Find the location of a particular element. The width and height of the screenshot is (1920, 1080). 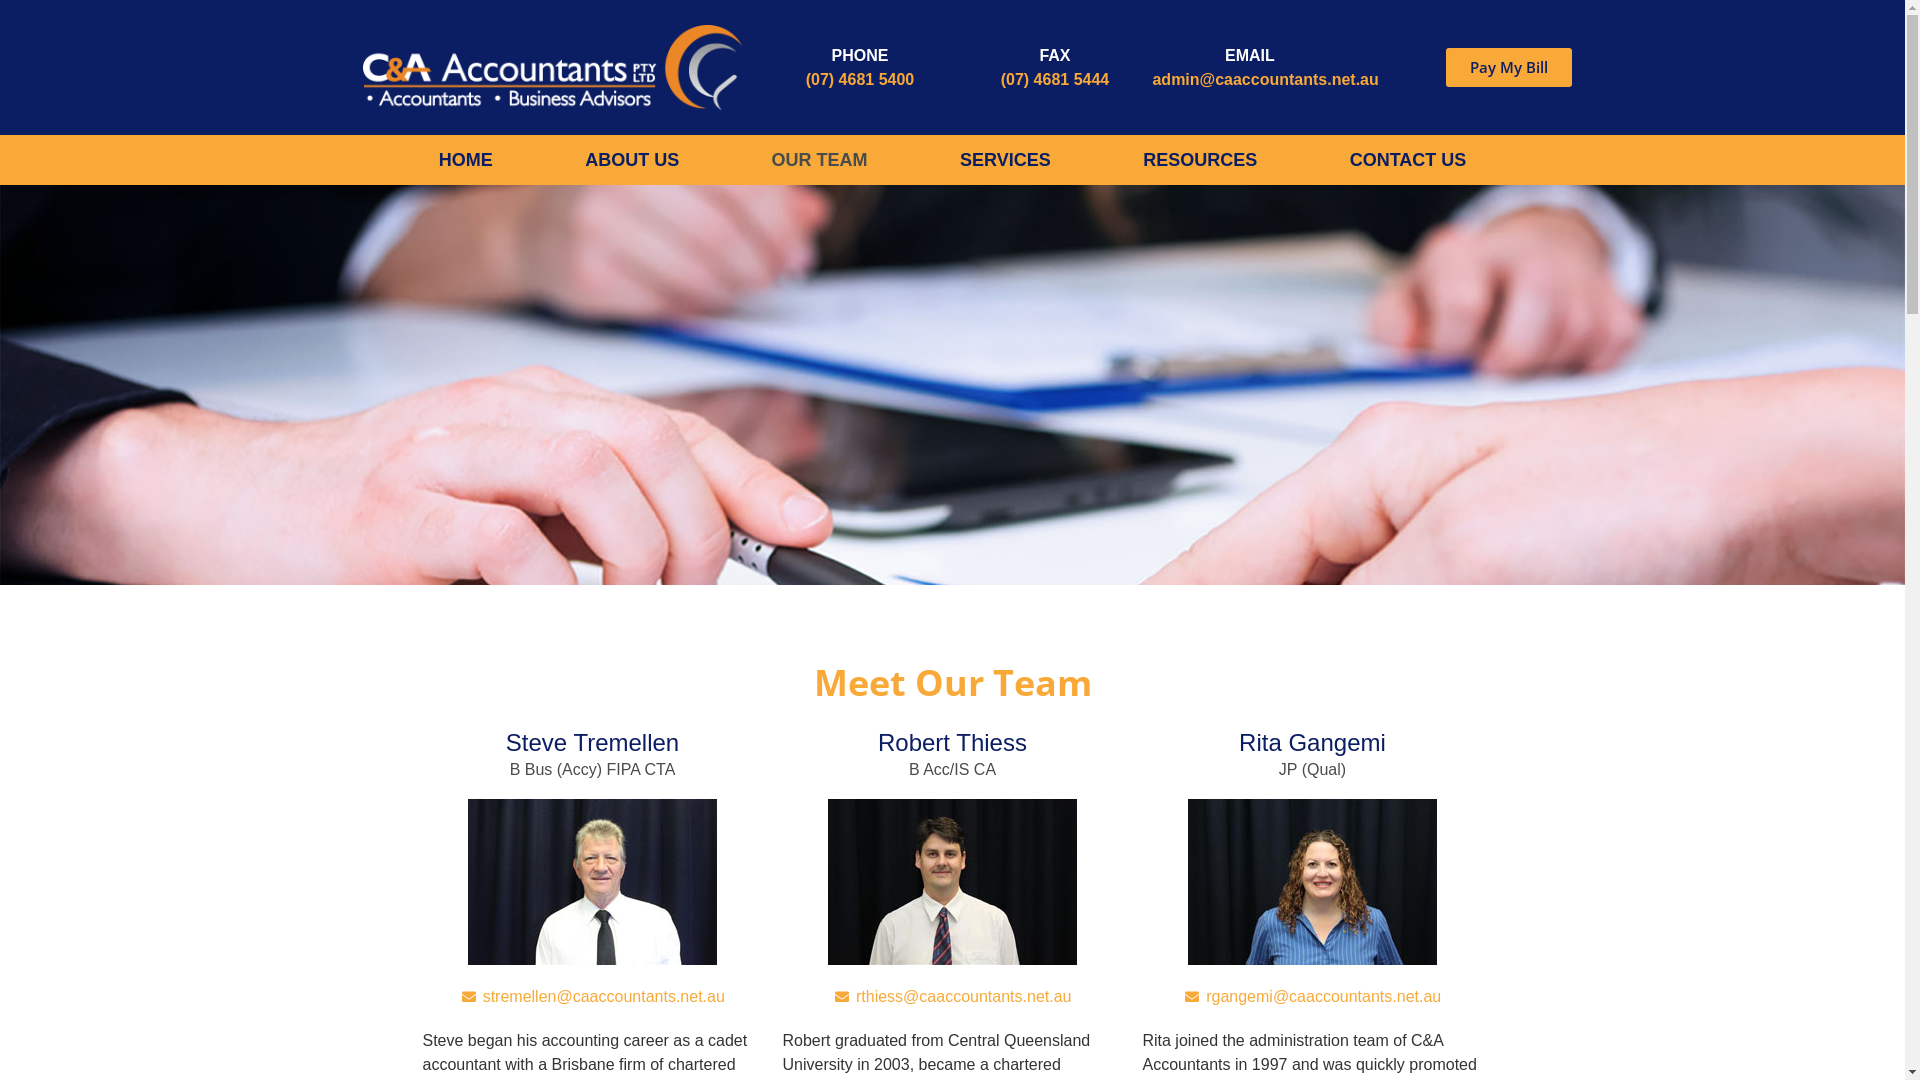

'rthiess@caaccountants.net.au' is located at coordinates (950, 996).